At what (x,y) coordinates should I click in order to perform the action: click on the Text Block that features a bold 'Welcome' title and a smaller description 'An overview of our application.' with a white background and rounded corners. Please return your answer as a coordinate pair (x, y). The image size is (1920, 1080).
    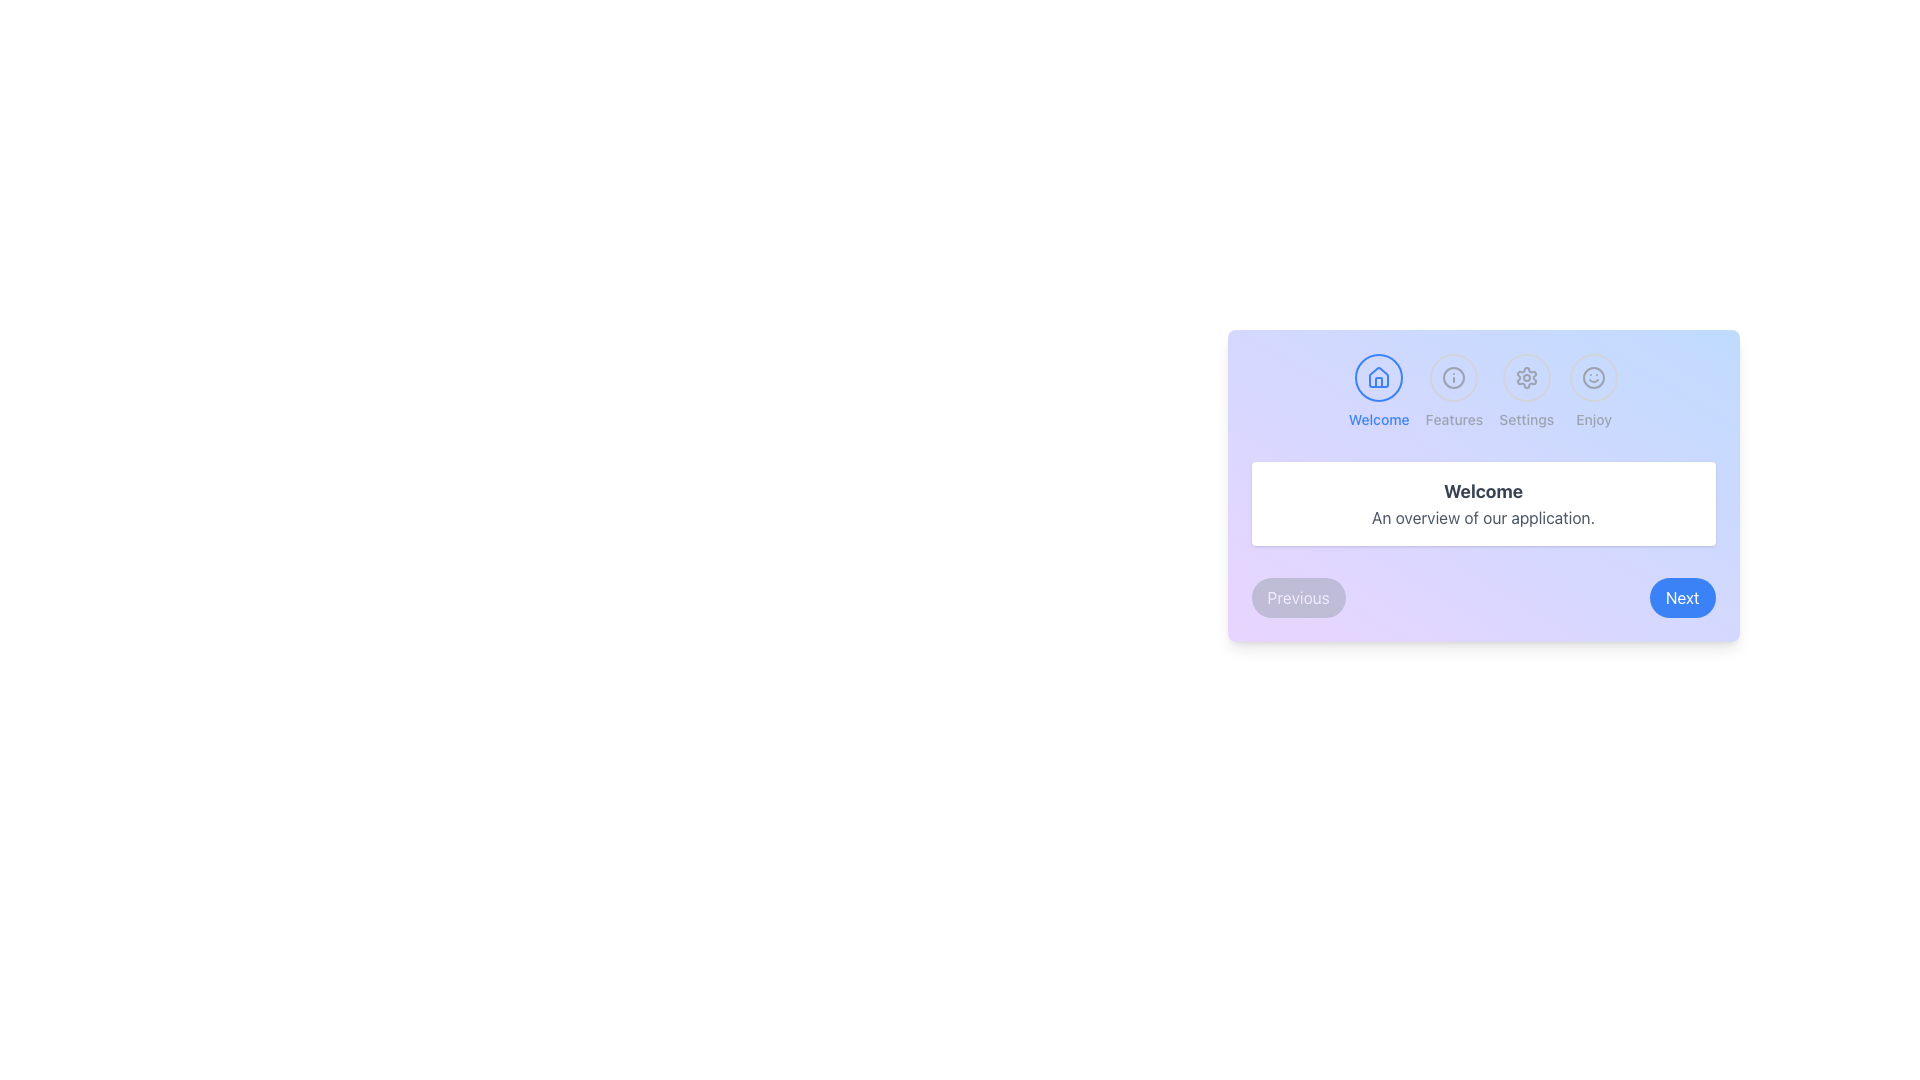
    Looking at the image, I should click on (1483, 503).